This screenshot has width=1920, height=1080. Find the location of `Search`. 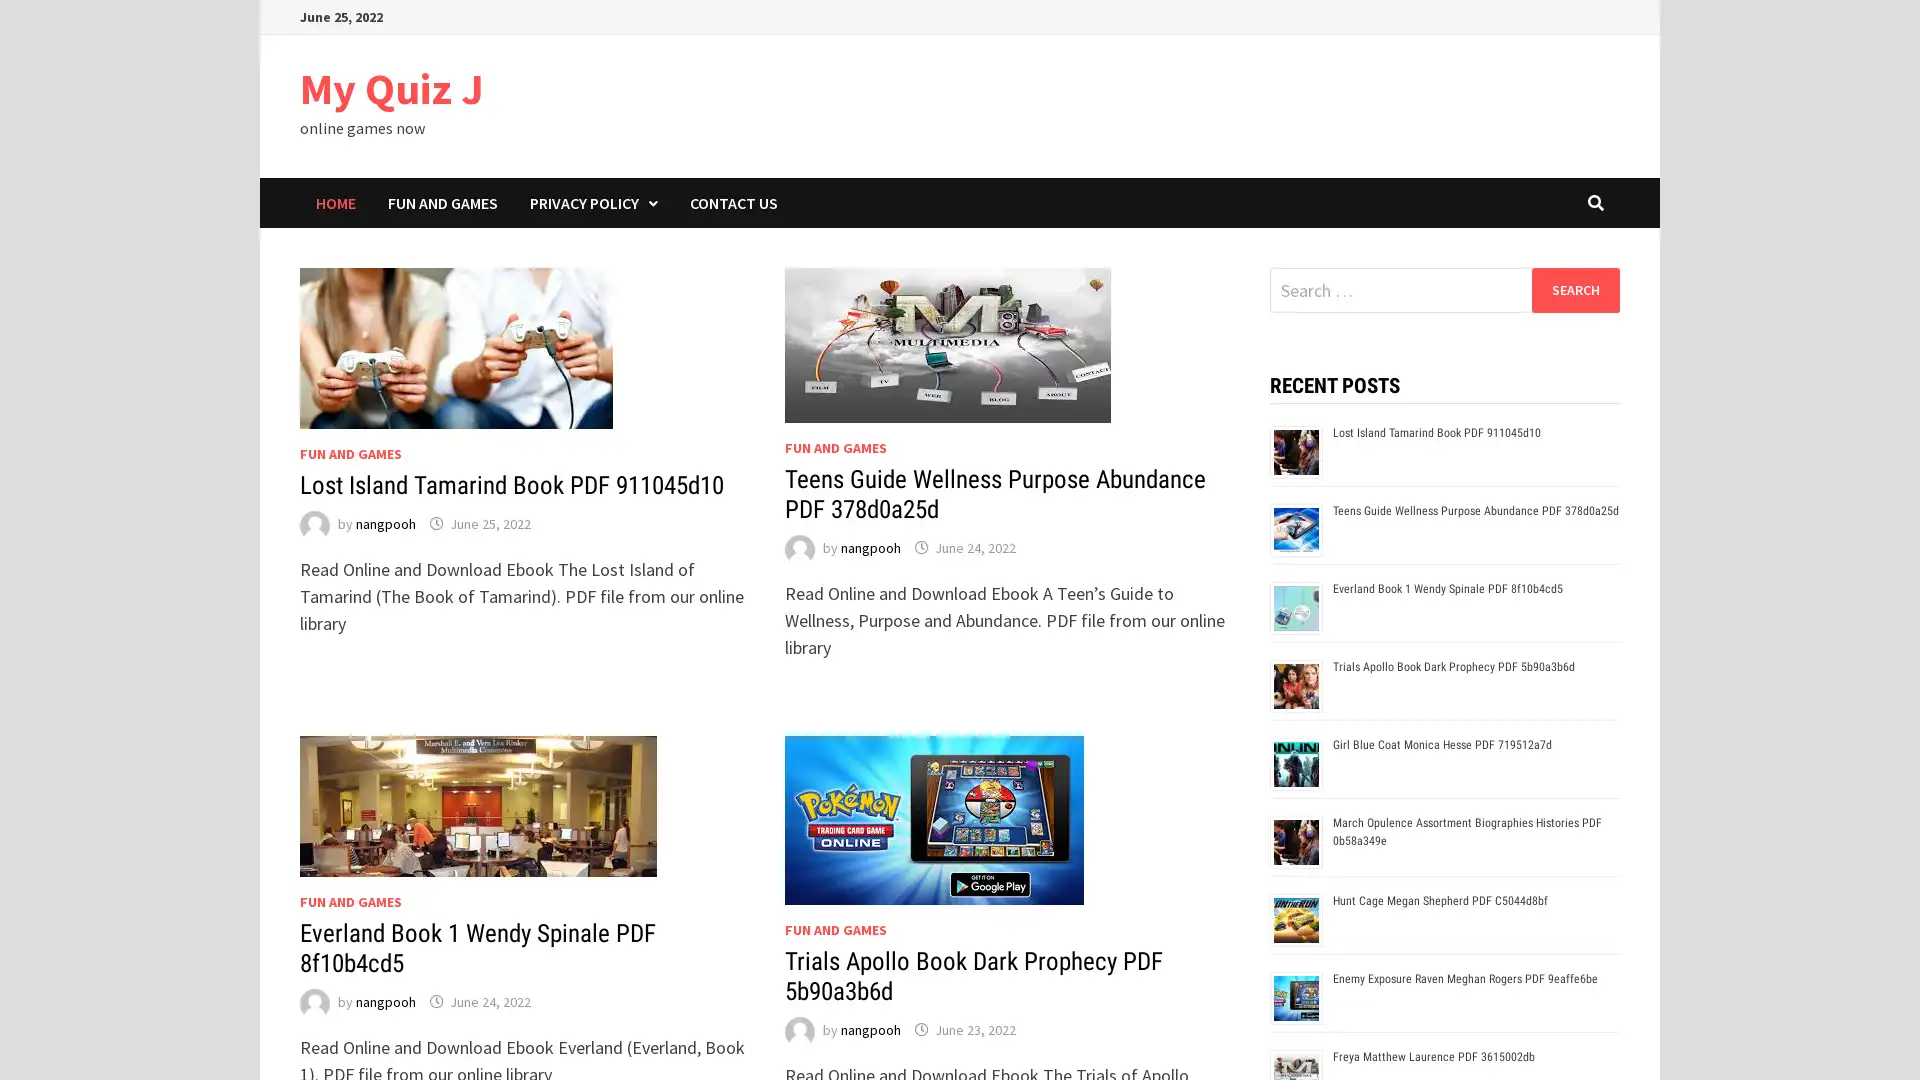

Search is located at coordinates (1574, 289).